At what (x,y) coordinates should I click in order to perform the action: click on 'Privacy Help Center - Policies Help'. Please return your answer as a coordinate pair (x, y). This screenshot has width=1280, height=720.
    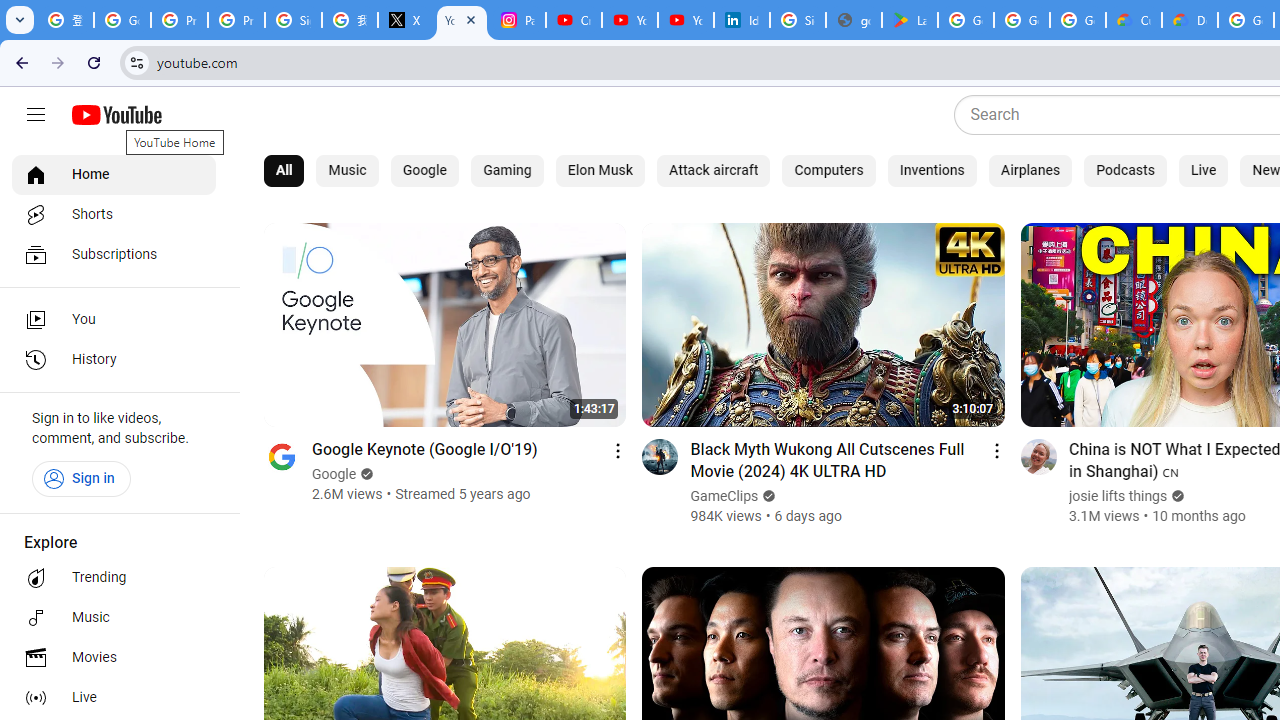
    Looking at the image, I should click on (236, 20).